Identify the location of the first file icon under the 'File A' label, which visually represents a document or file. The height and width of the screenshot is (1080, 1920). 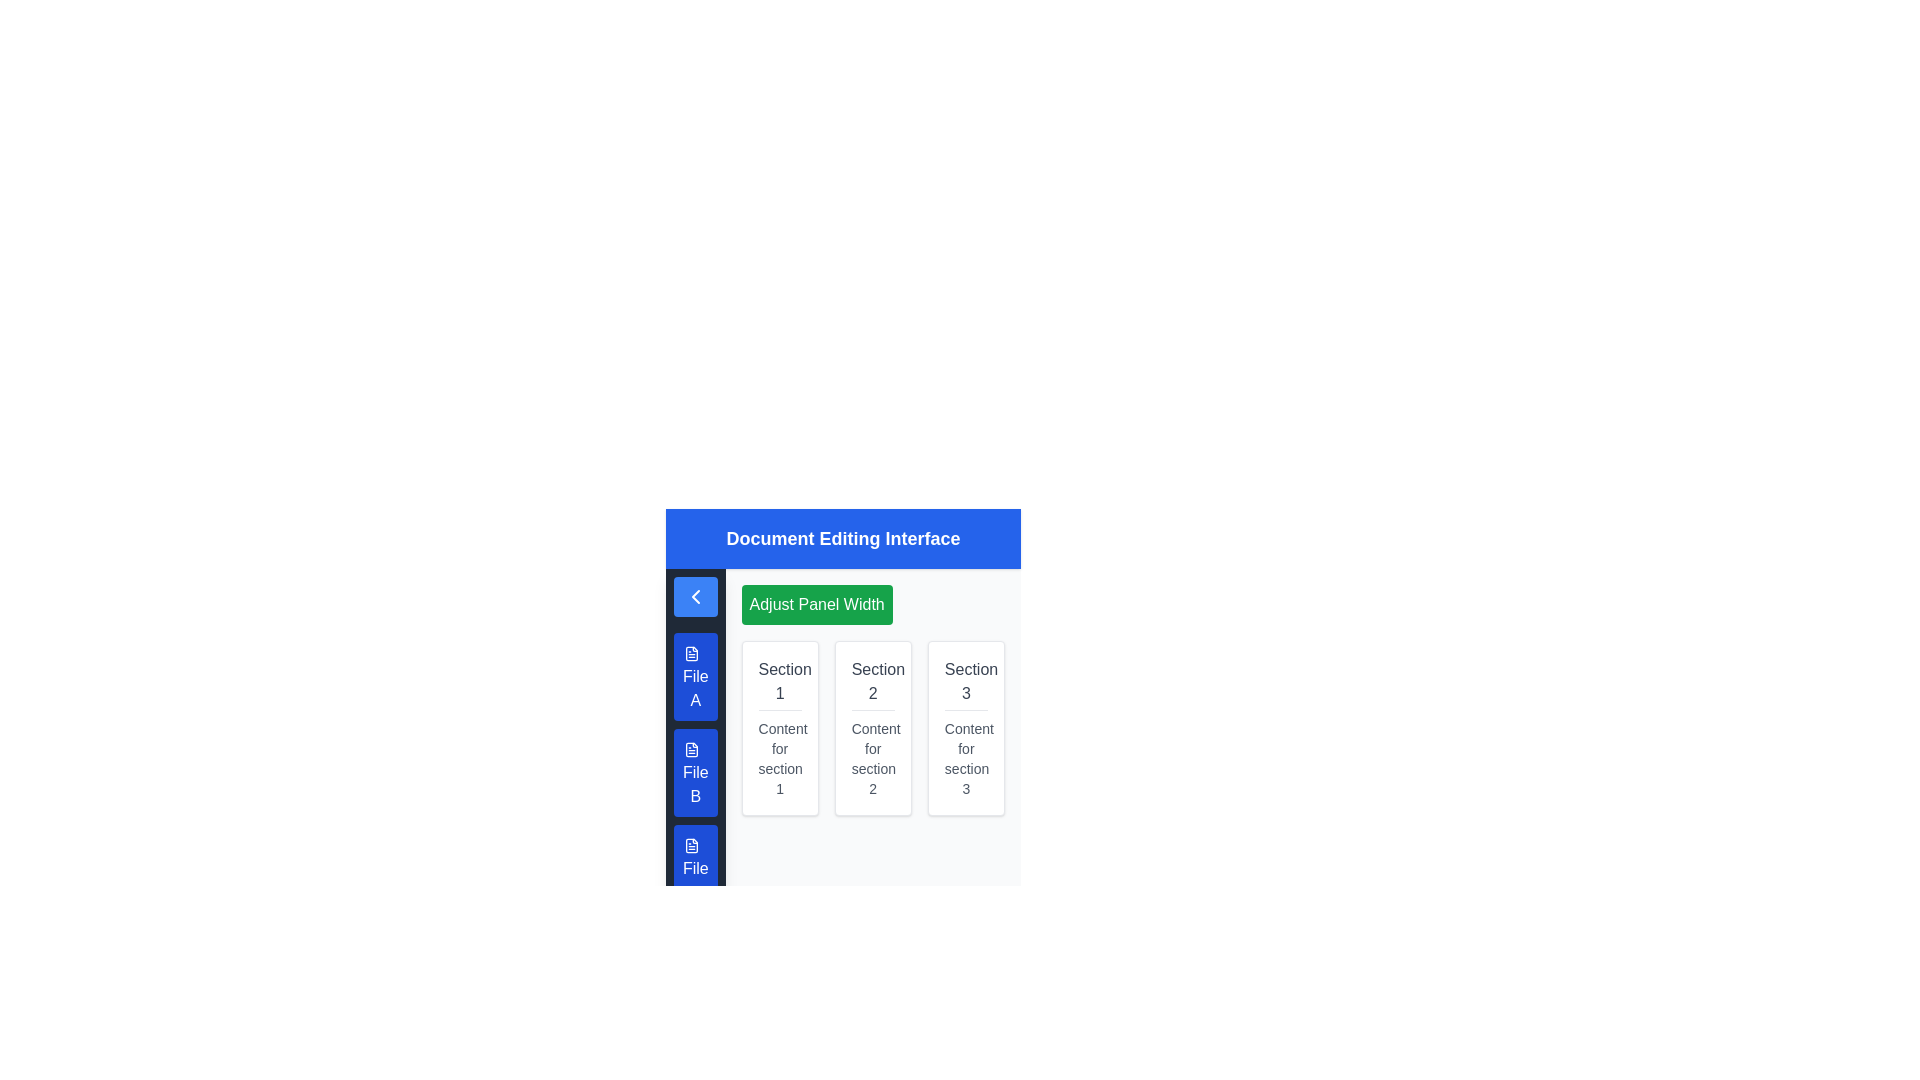
(691, 653).